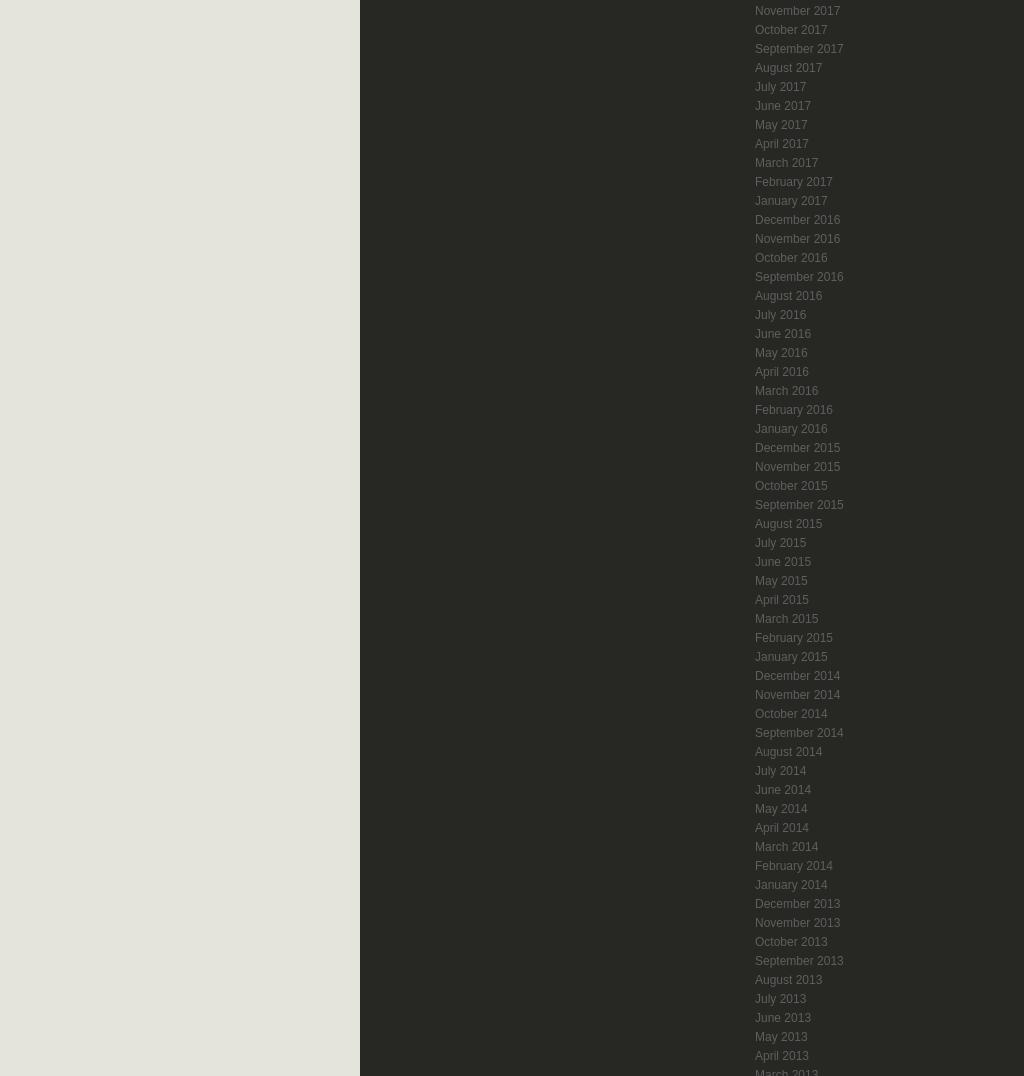 The height and width of the screenshot is (1076, 1024). I want to click on 'November 2015', so click(797, 465).